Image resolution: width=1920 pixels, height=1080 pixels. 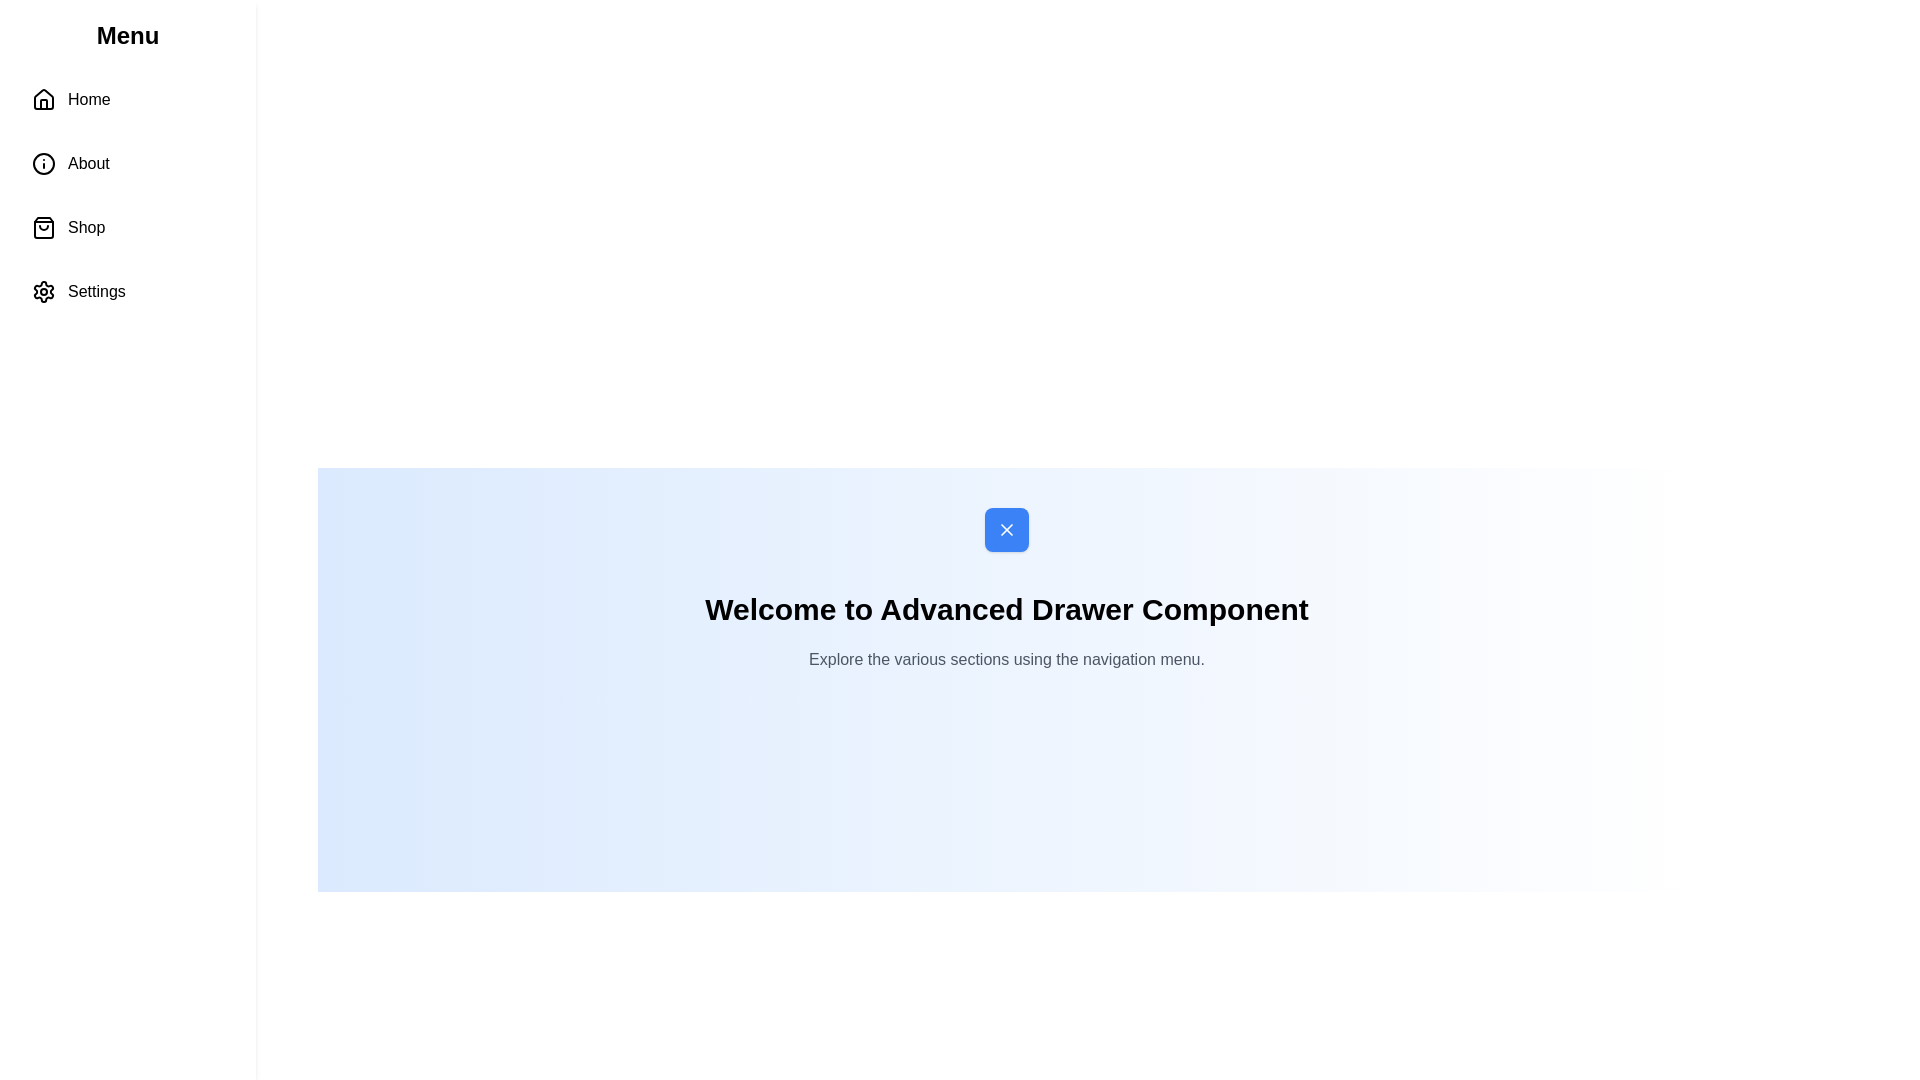 What do you see at coordinates (88, 100) in the screenshot?
I see `the 'Home' text label in the left-hand navigation menu, which is styled in black font and is located next to a house icon` at bounding box center [88, 100].